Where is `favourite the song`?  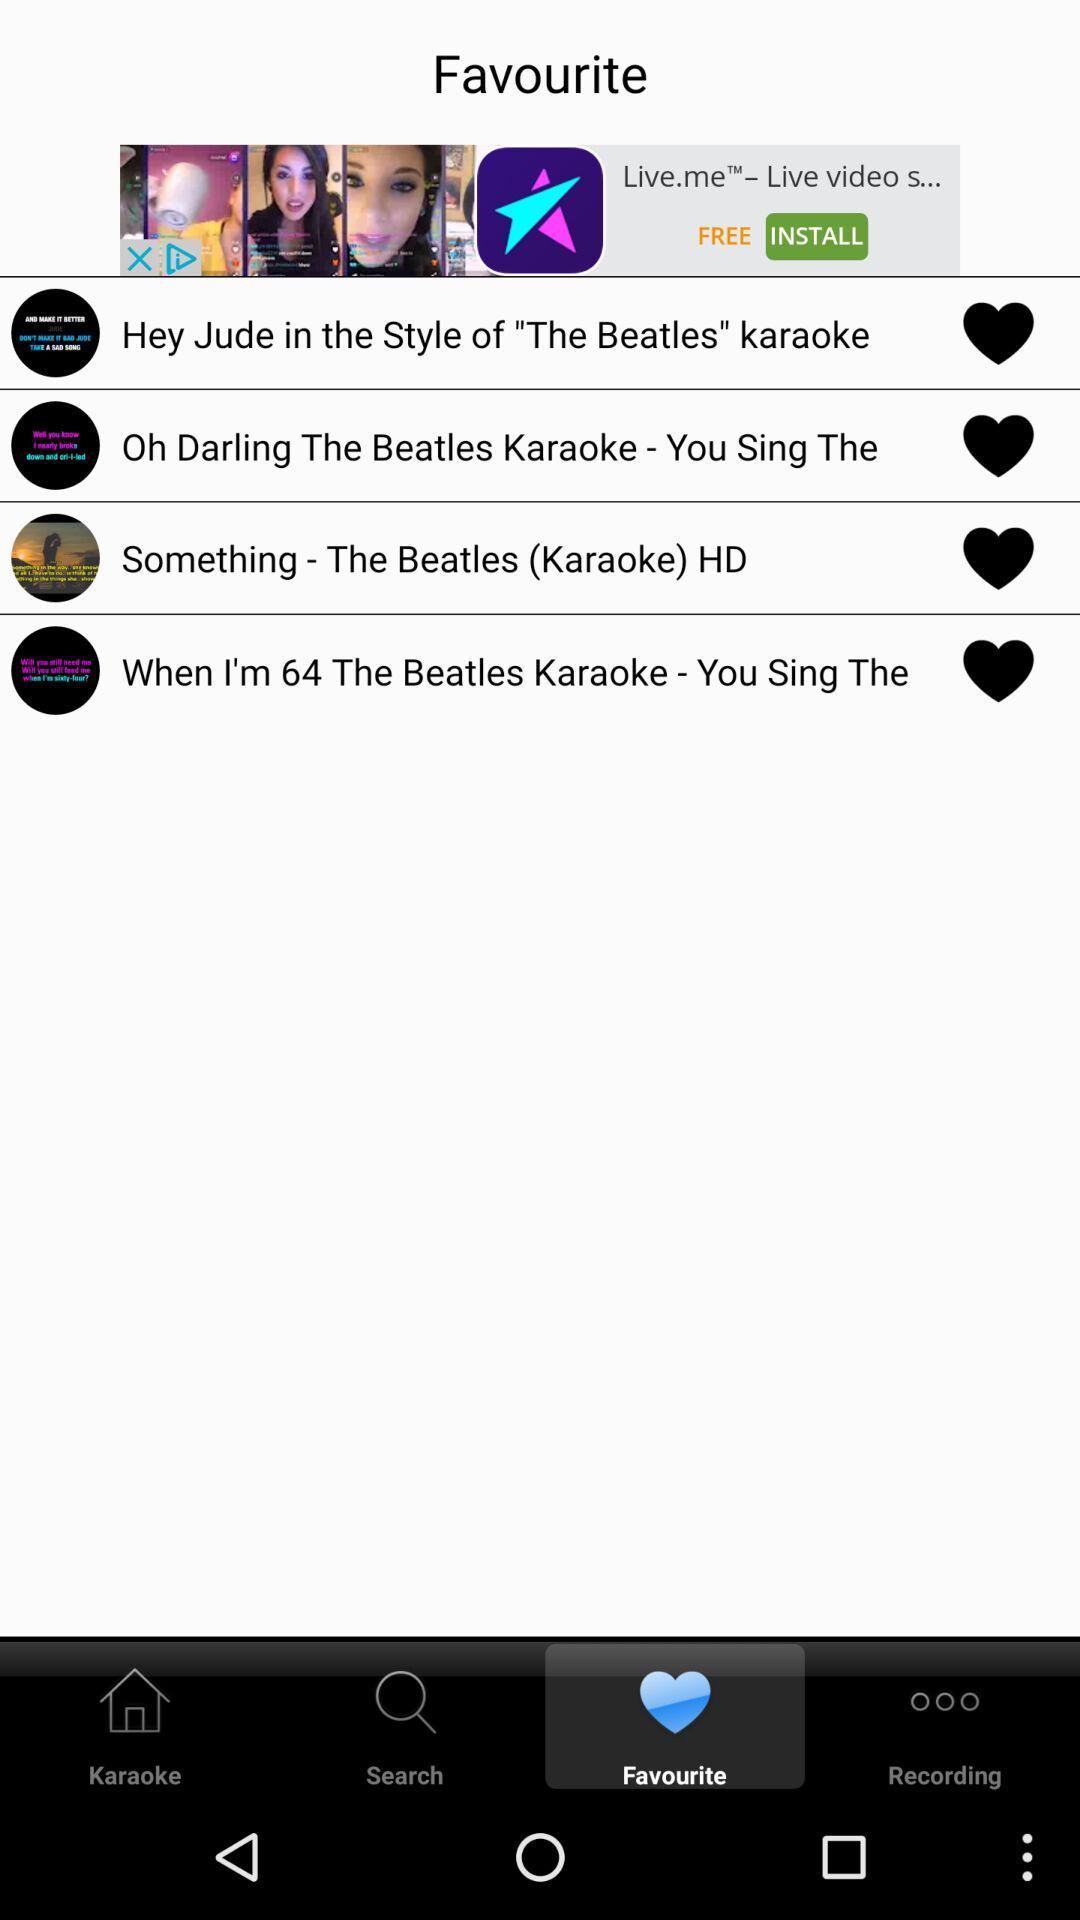
favourite the song is located at coordinates (998, 332).